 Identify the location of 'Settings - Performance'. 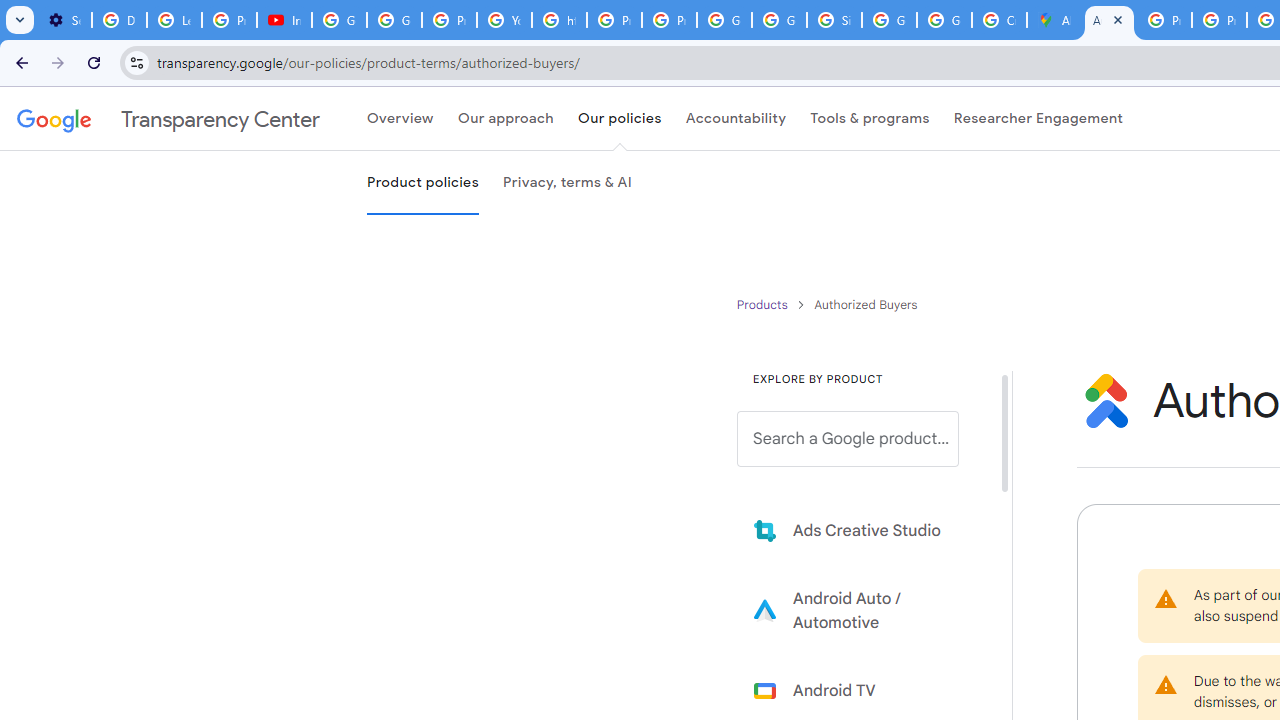
(64, 20).